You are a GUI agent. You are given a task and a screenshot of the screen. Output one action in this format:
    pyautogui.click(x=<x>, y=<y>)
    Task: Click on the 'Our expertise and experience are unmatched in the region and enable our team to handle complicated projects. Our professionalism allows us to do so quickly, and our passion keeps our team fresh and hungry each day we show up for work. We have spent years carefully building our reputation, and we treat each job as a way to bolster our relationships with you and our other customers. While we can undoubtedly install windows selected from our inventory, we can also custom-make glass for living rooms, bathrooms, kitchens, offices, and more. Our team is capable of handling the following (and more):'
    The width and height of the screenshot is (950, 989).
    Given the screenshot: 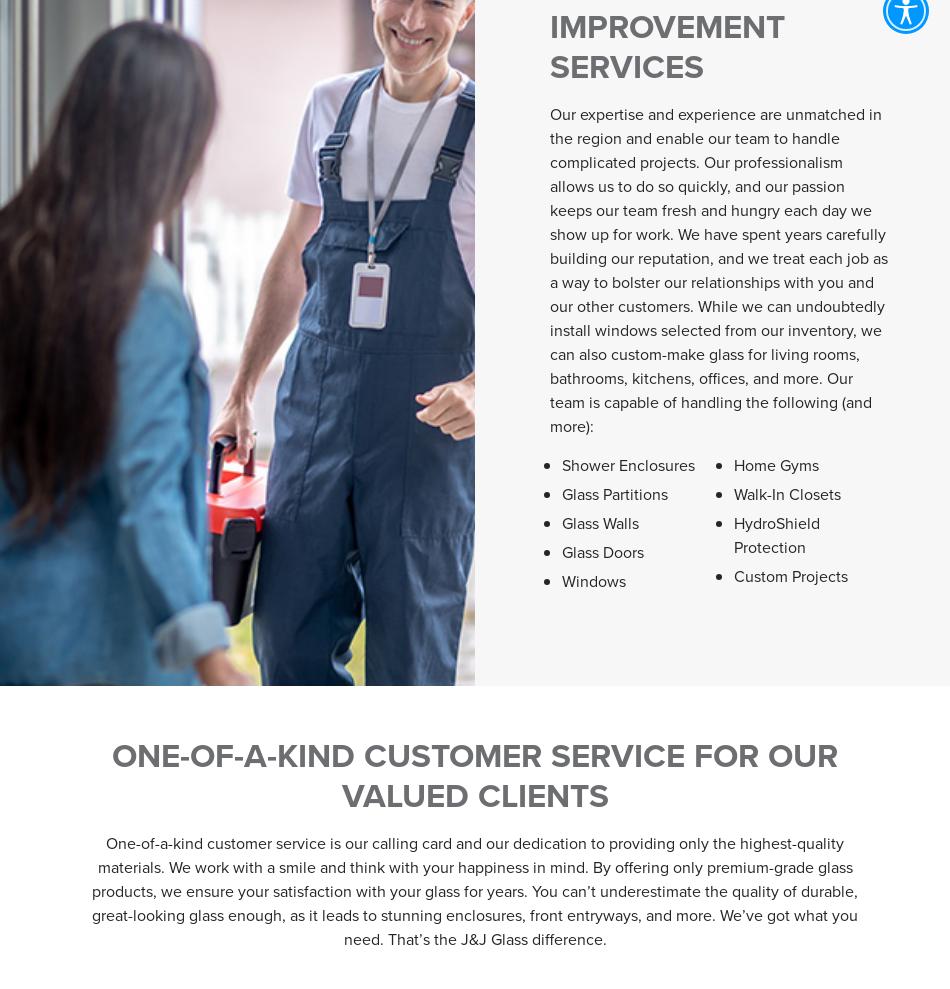 What is the action you would take?
    pyautogui.click(x=549, y=268)
    